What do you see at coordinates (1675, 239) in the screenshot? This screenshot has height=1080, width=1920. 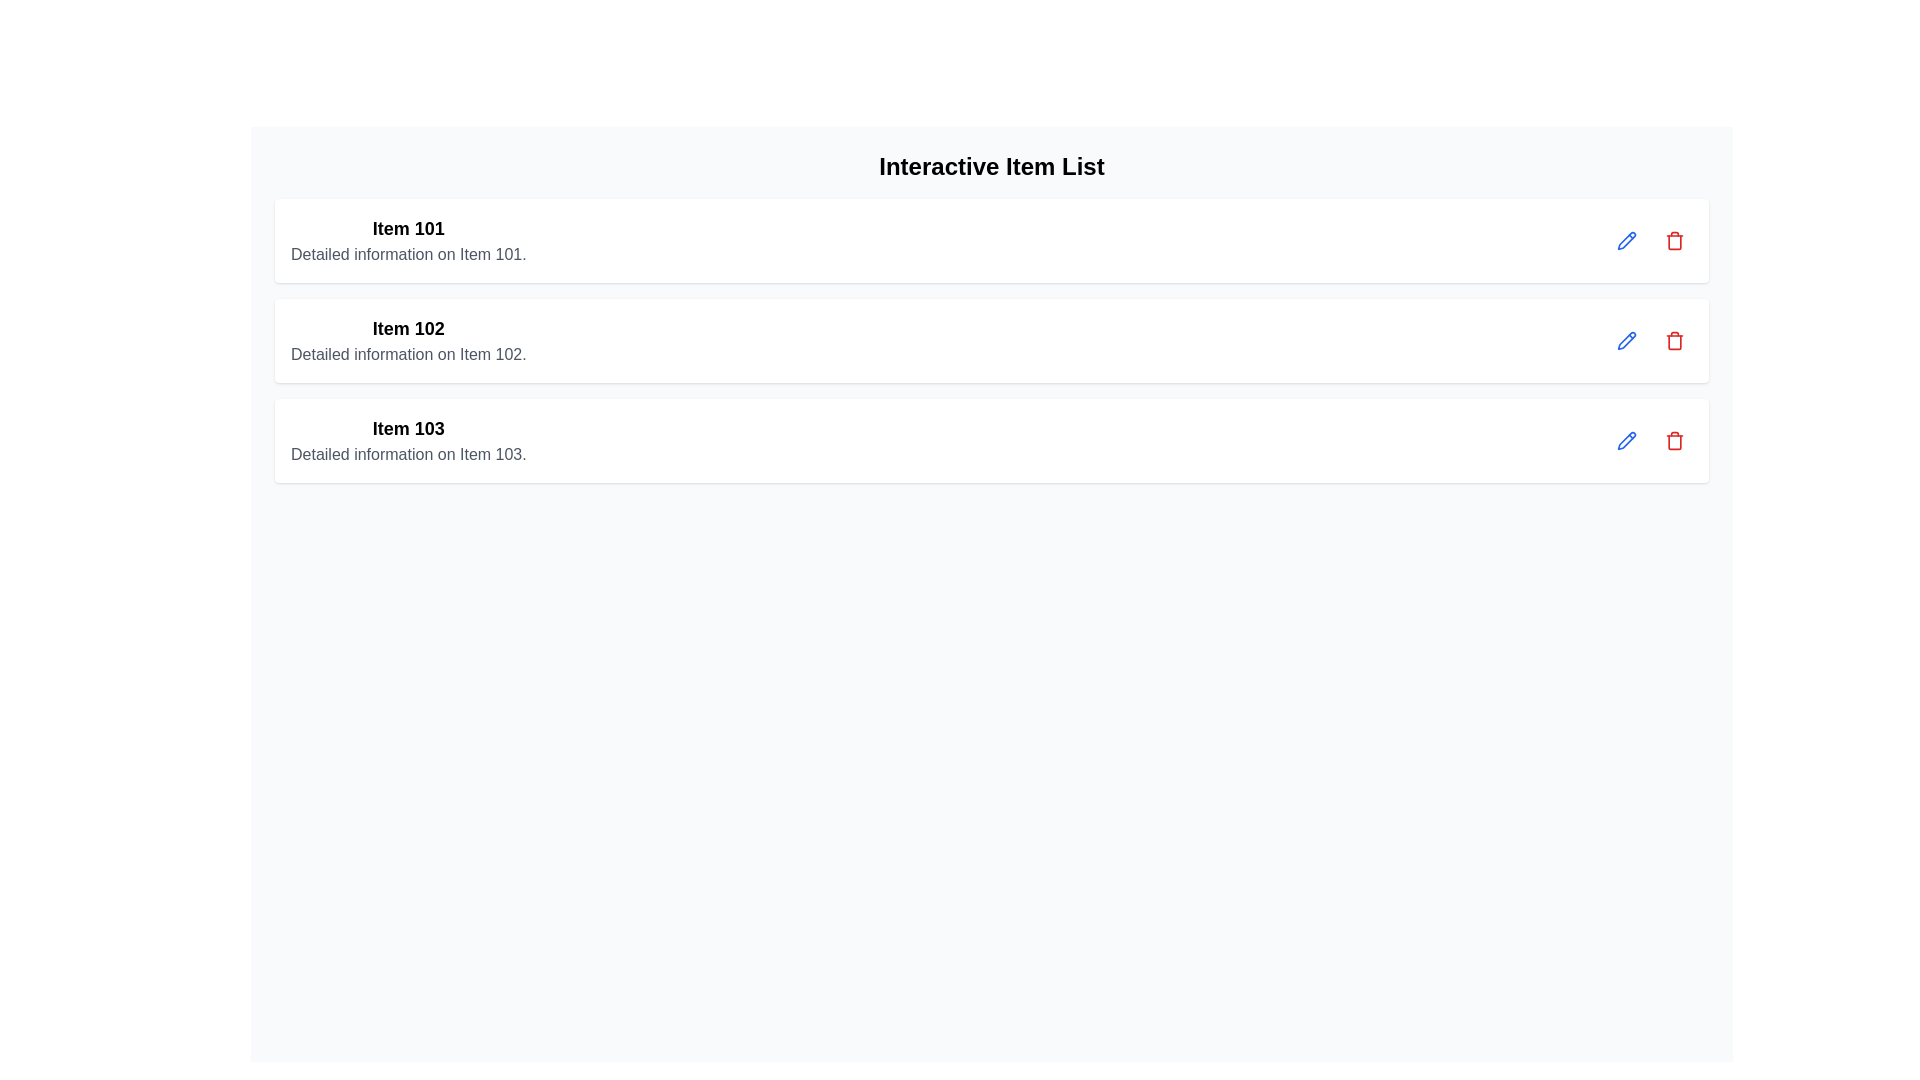 I see `the red trash can icon button located on the right side of the row titled 'Item 101'` at bounding box center [1675, 239].